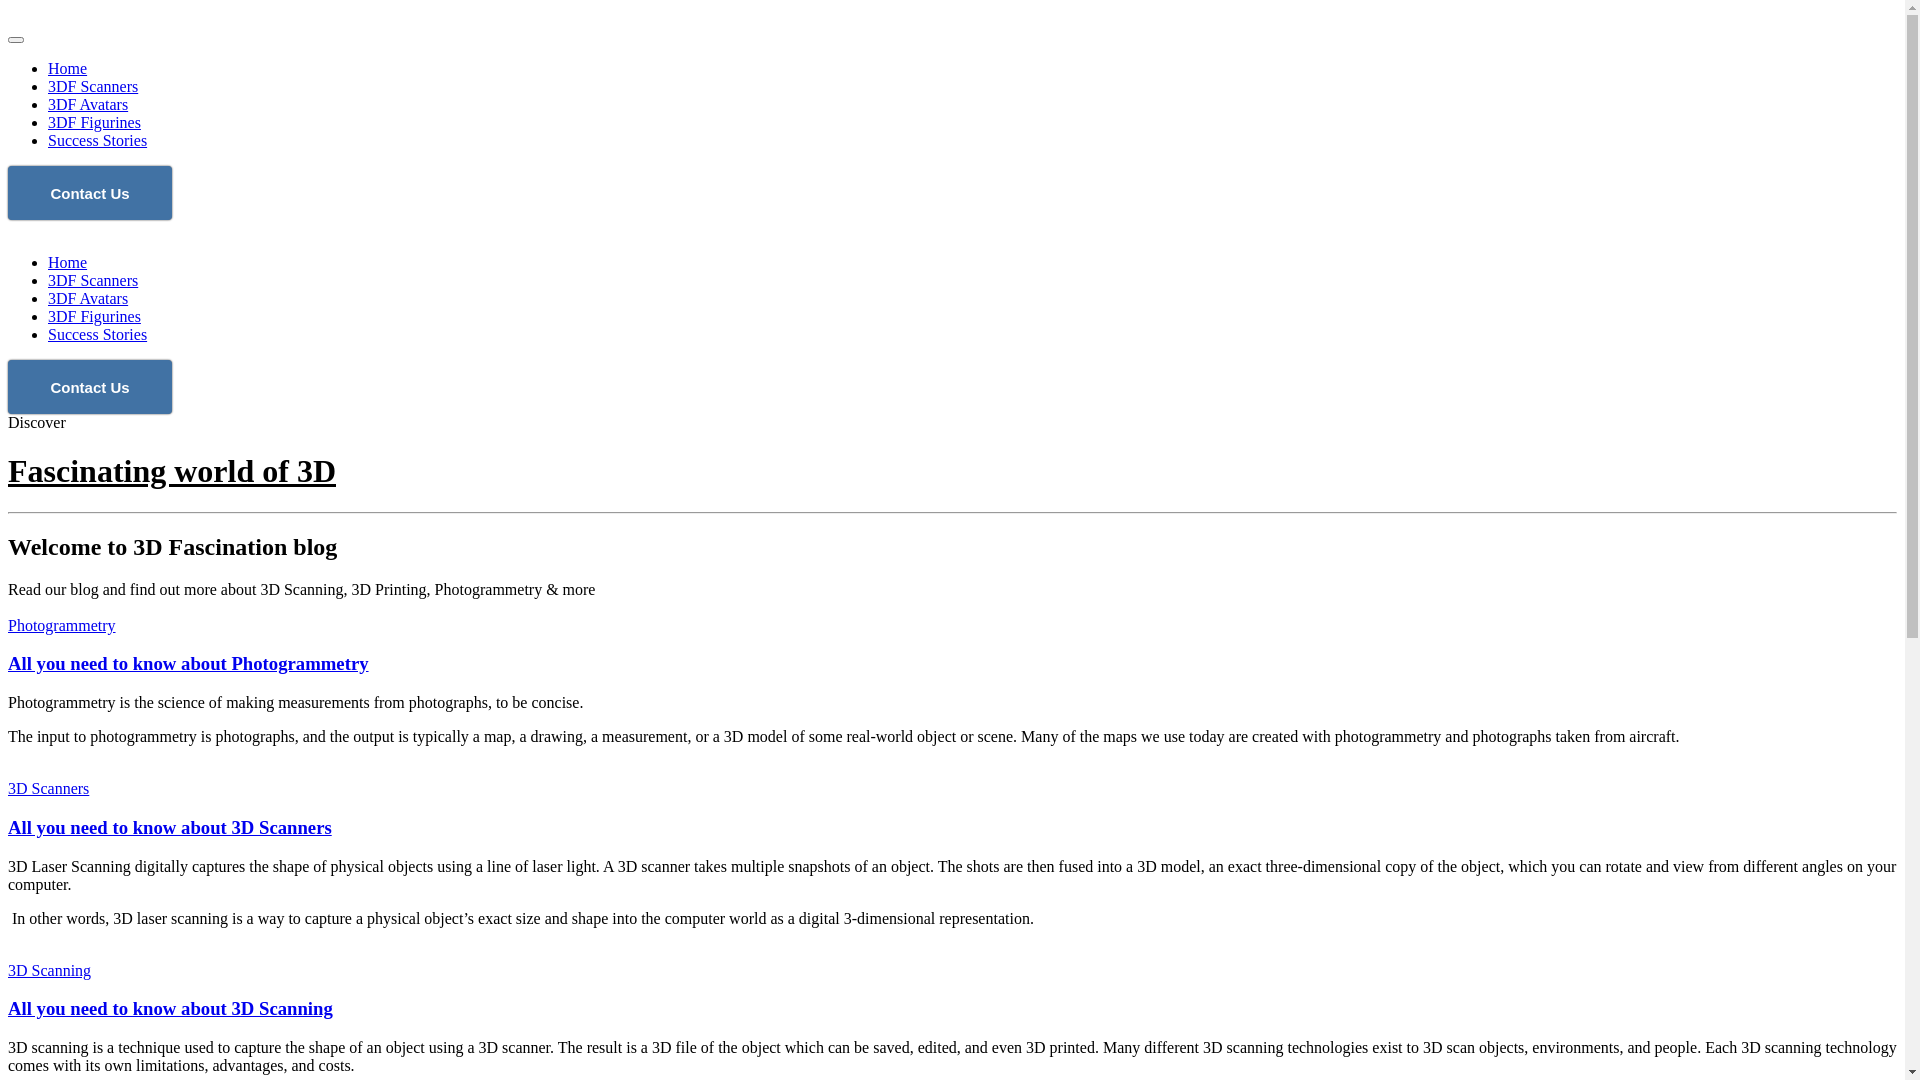 The image size is (1920, 1080). What do you see at coordinates (96, 139) in the screenshot?
I see `'Success Stories'` at bounding box center [96, 139].